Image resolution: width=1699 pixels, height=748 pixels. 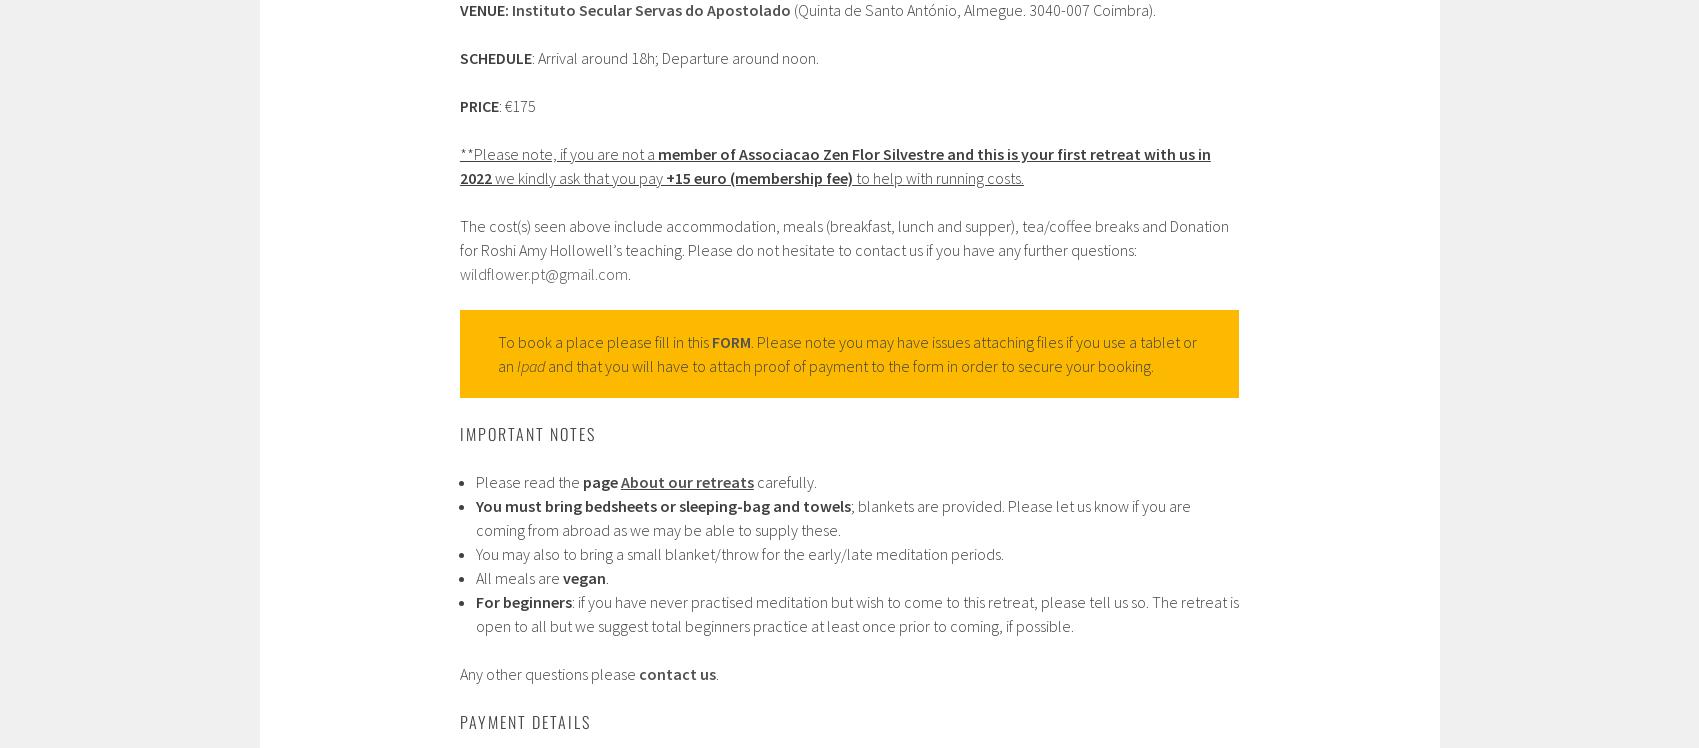 I want to click on 'page', so click(x=582, y=480).